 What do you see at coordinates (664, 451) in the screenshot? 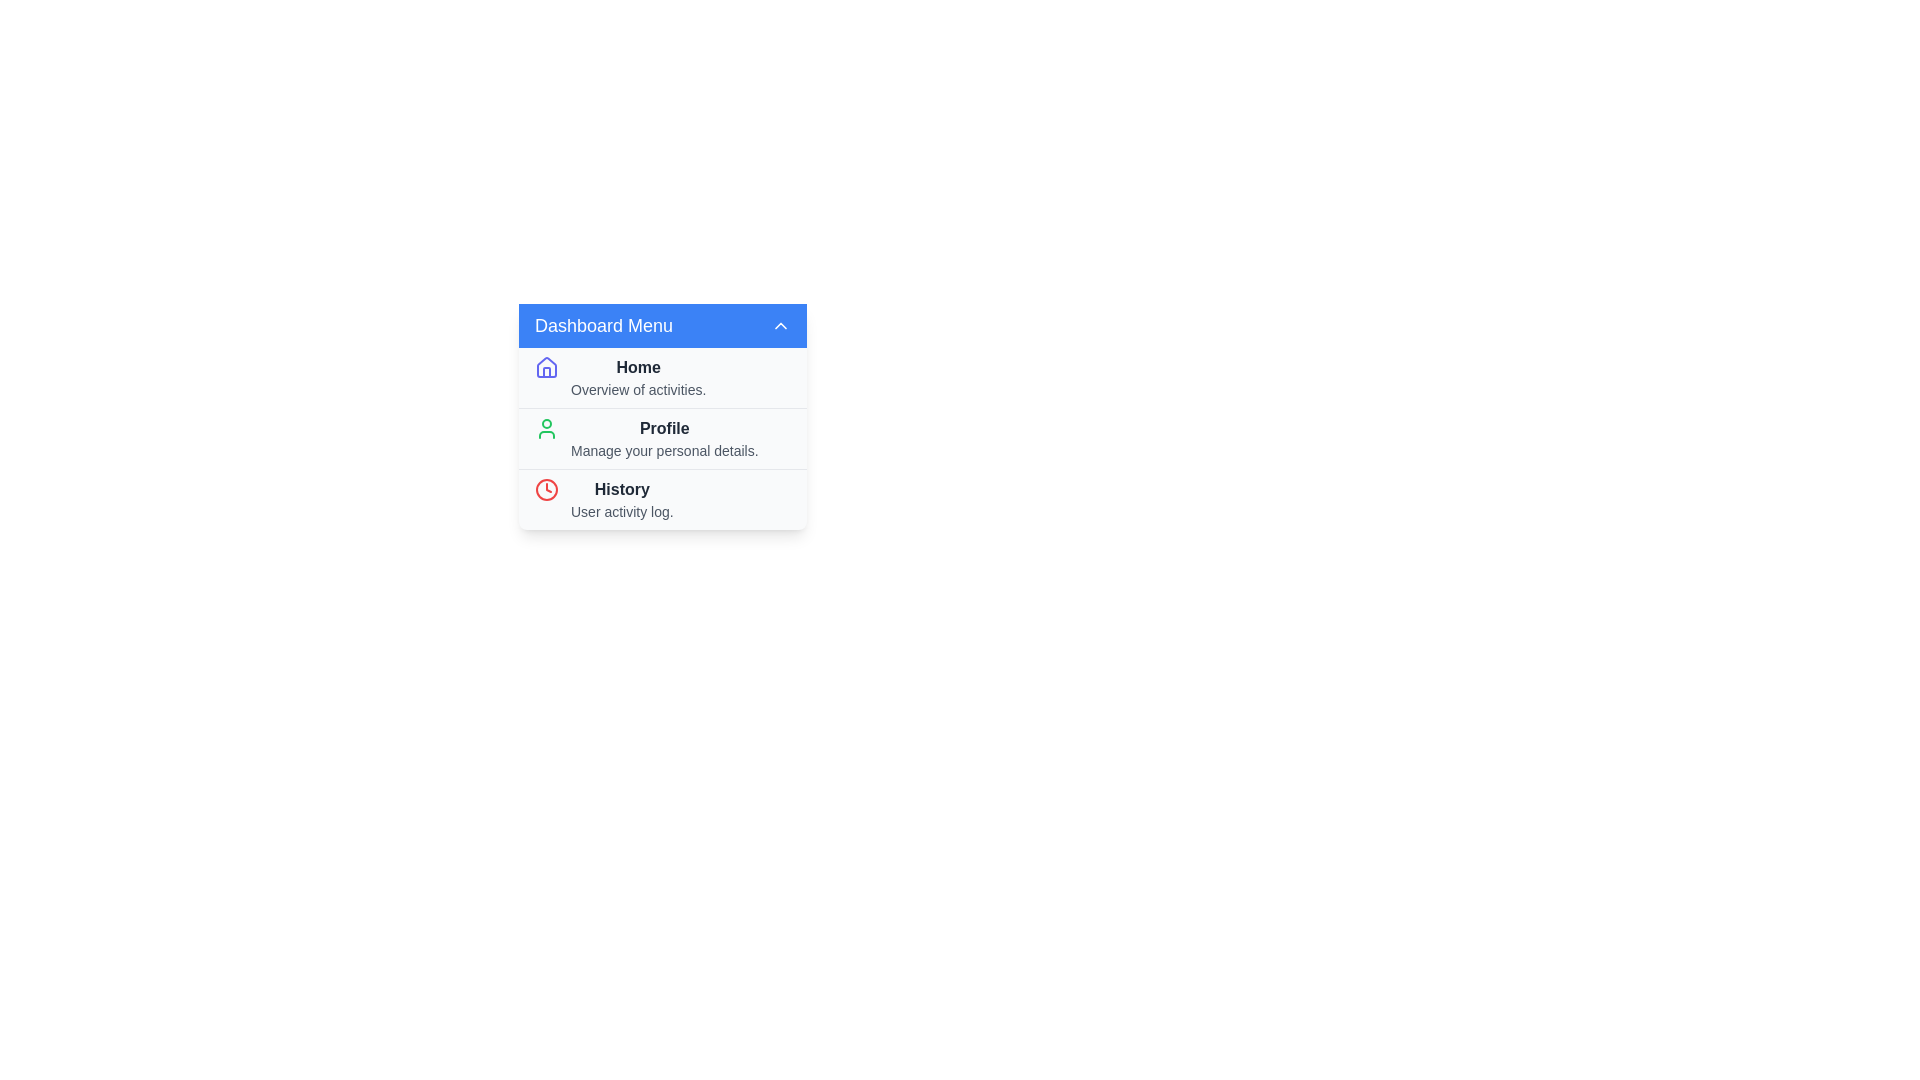
I see `static text 'Manage your personal details.' which is displayed in a small gray font beneath the 'Profile' section of the dashboard menu` at bounding box center [664, 451].